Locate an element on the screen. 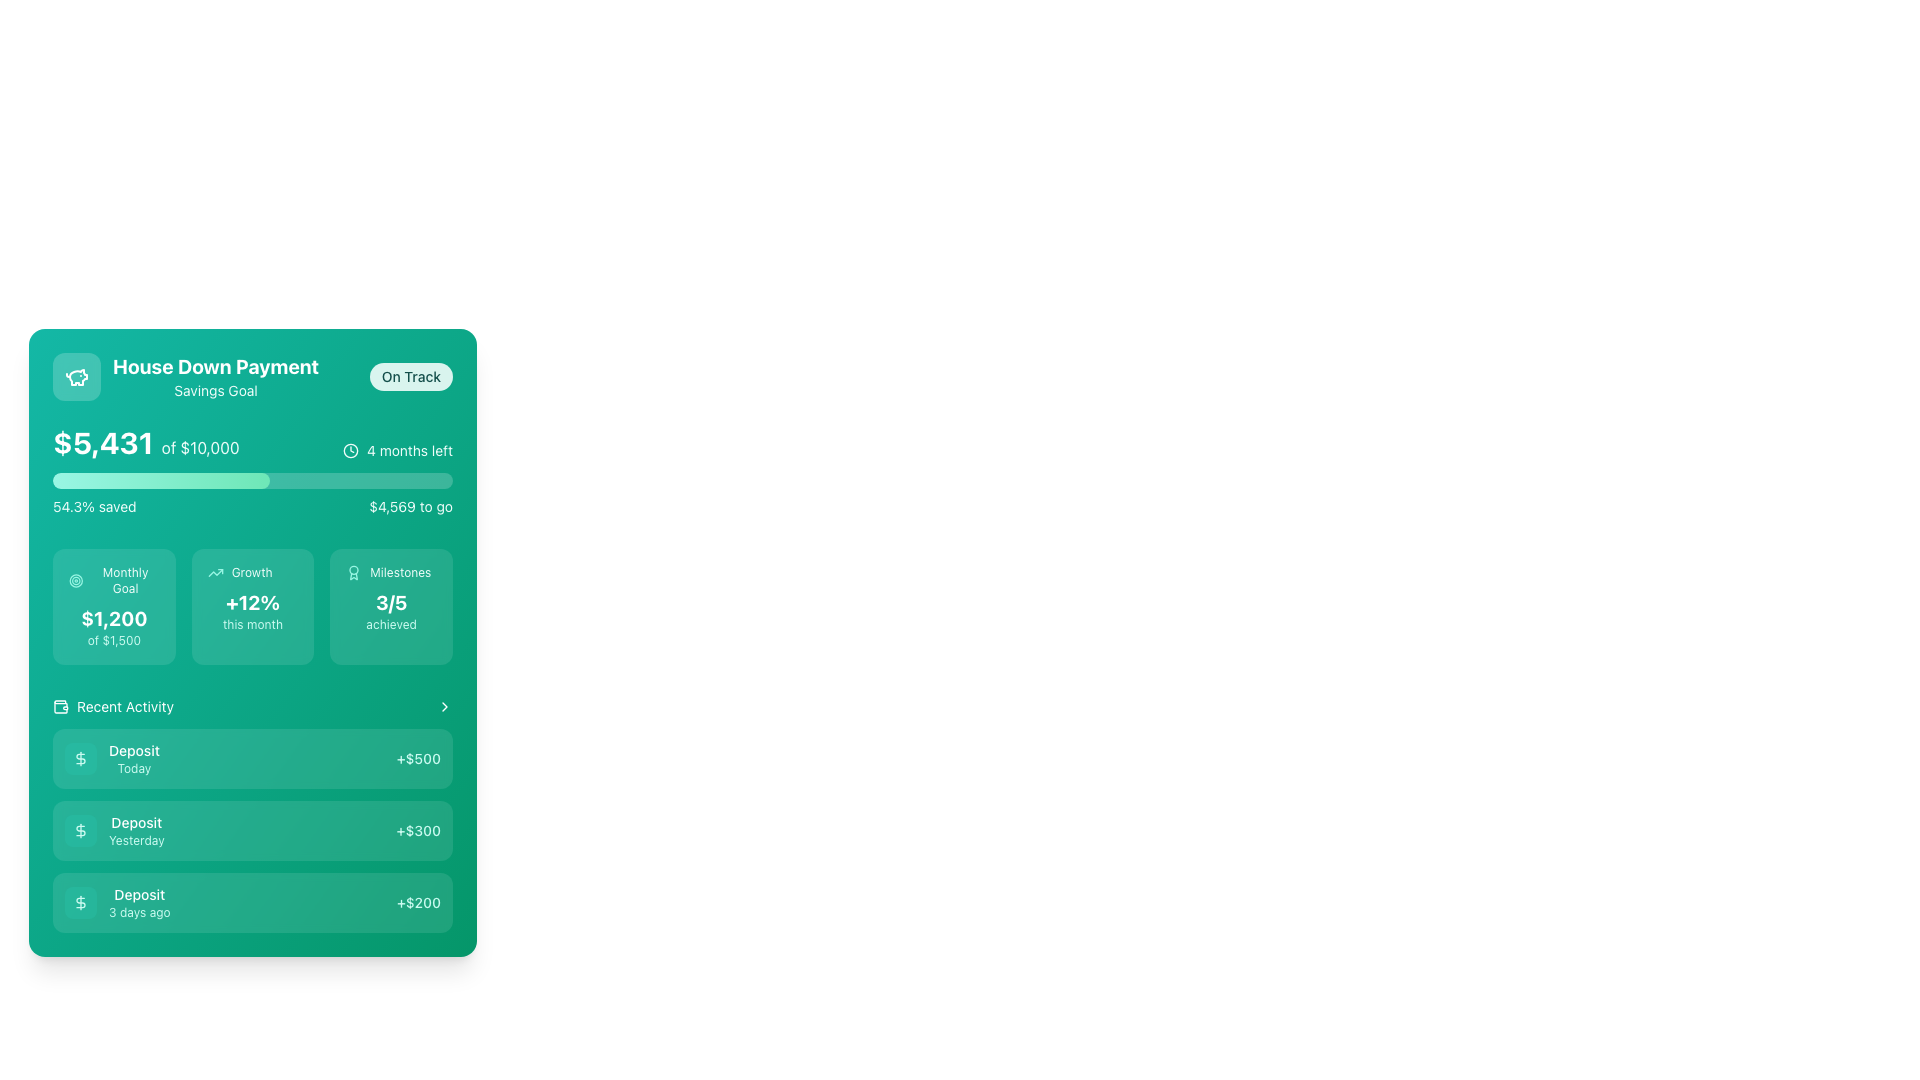  the 'Deposit' text display in the 'Recent Activity' section, which shows 'Deposit' in white bold text and '3 days ago' in smaller teal text, aligned left is located at coordinates (138, 902).